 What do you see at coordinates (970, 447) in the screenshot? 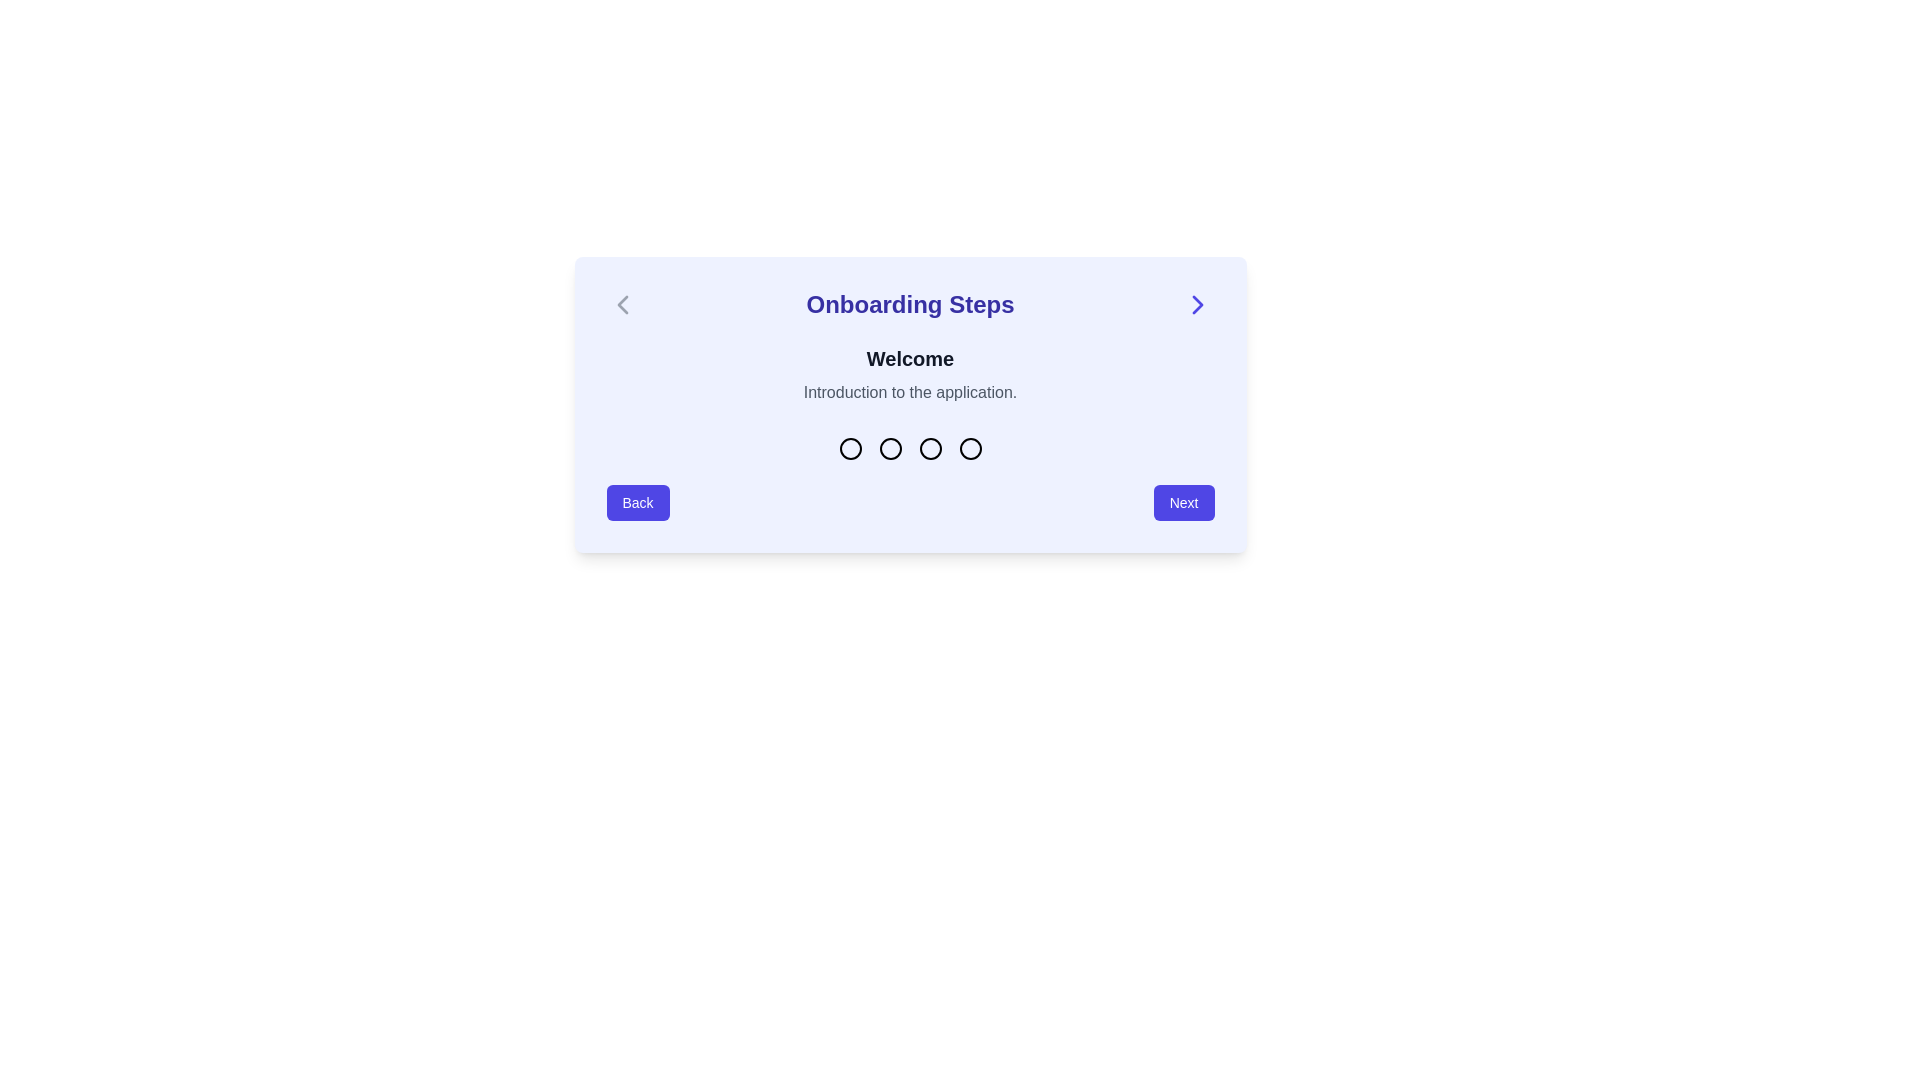
I see `the state change of the fourth Step Indicator Dot, which visually represents progress in a sequence of steps, located centrally beneath the 'Welcome' text and above the 'Back' and 'Next' navigation buttons` at bounding box center [970, 447].